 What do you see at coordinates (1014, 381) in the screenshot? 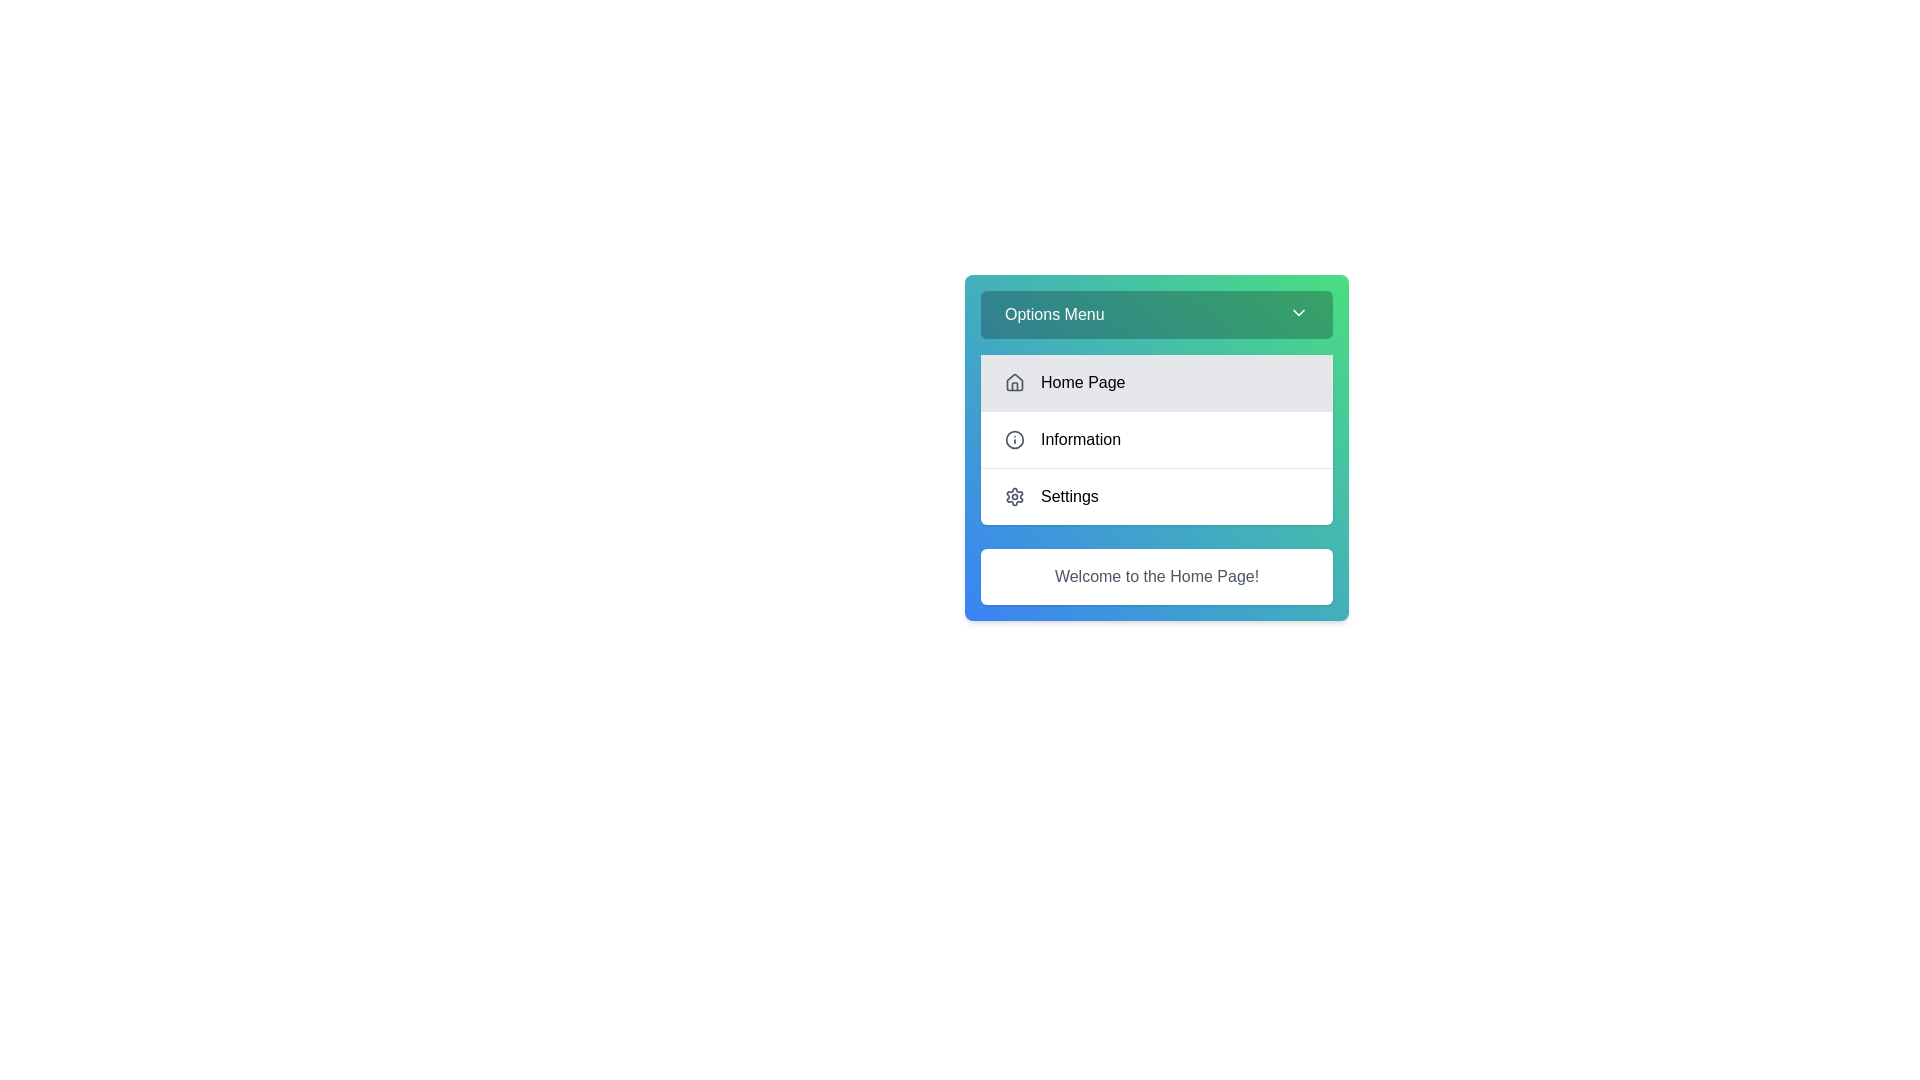
I see `the 'Home' icon located in the top part of the menu panel, which is positioned immediately to the left of the 'Home Page' text` at bounding box center [1014, 381].